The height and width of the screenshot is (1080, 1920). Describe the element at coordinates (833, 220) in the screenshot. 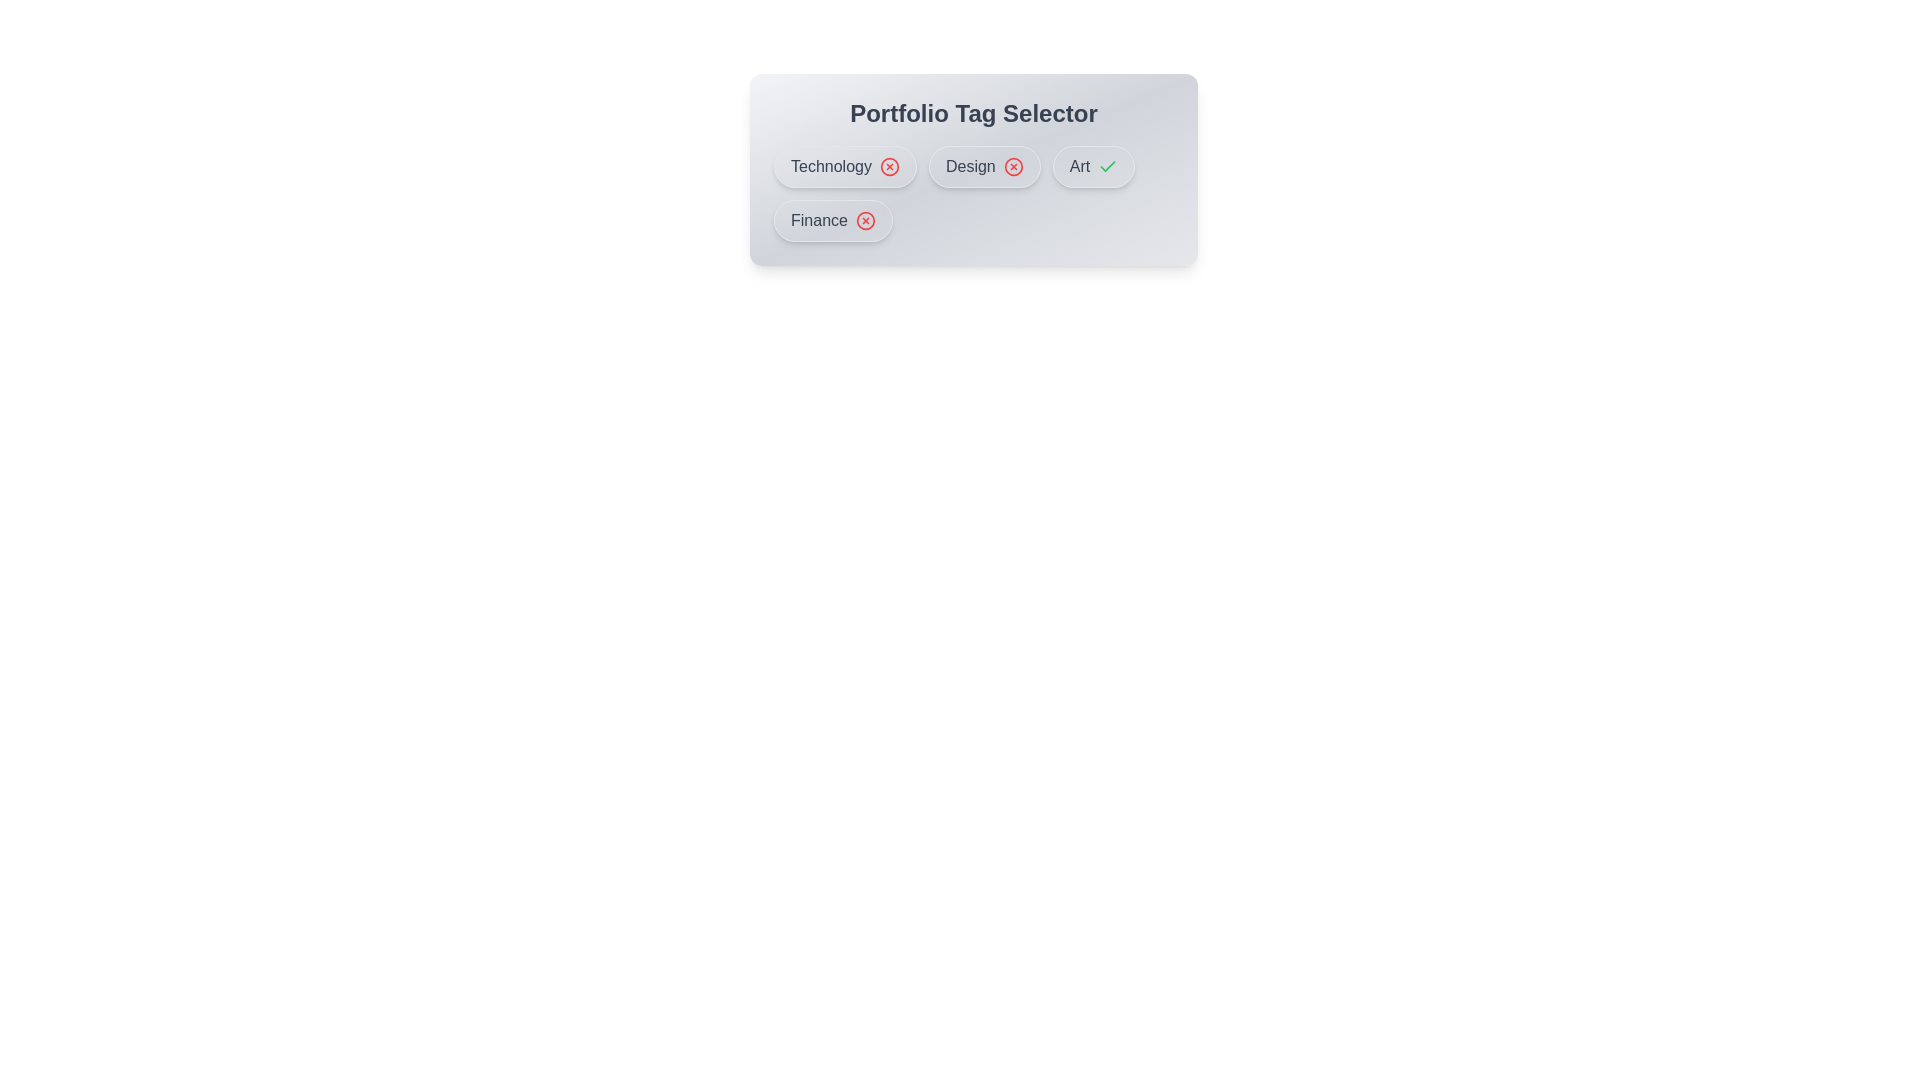

I see `the tag Finance` at that location.